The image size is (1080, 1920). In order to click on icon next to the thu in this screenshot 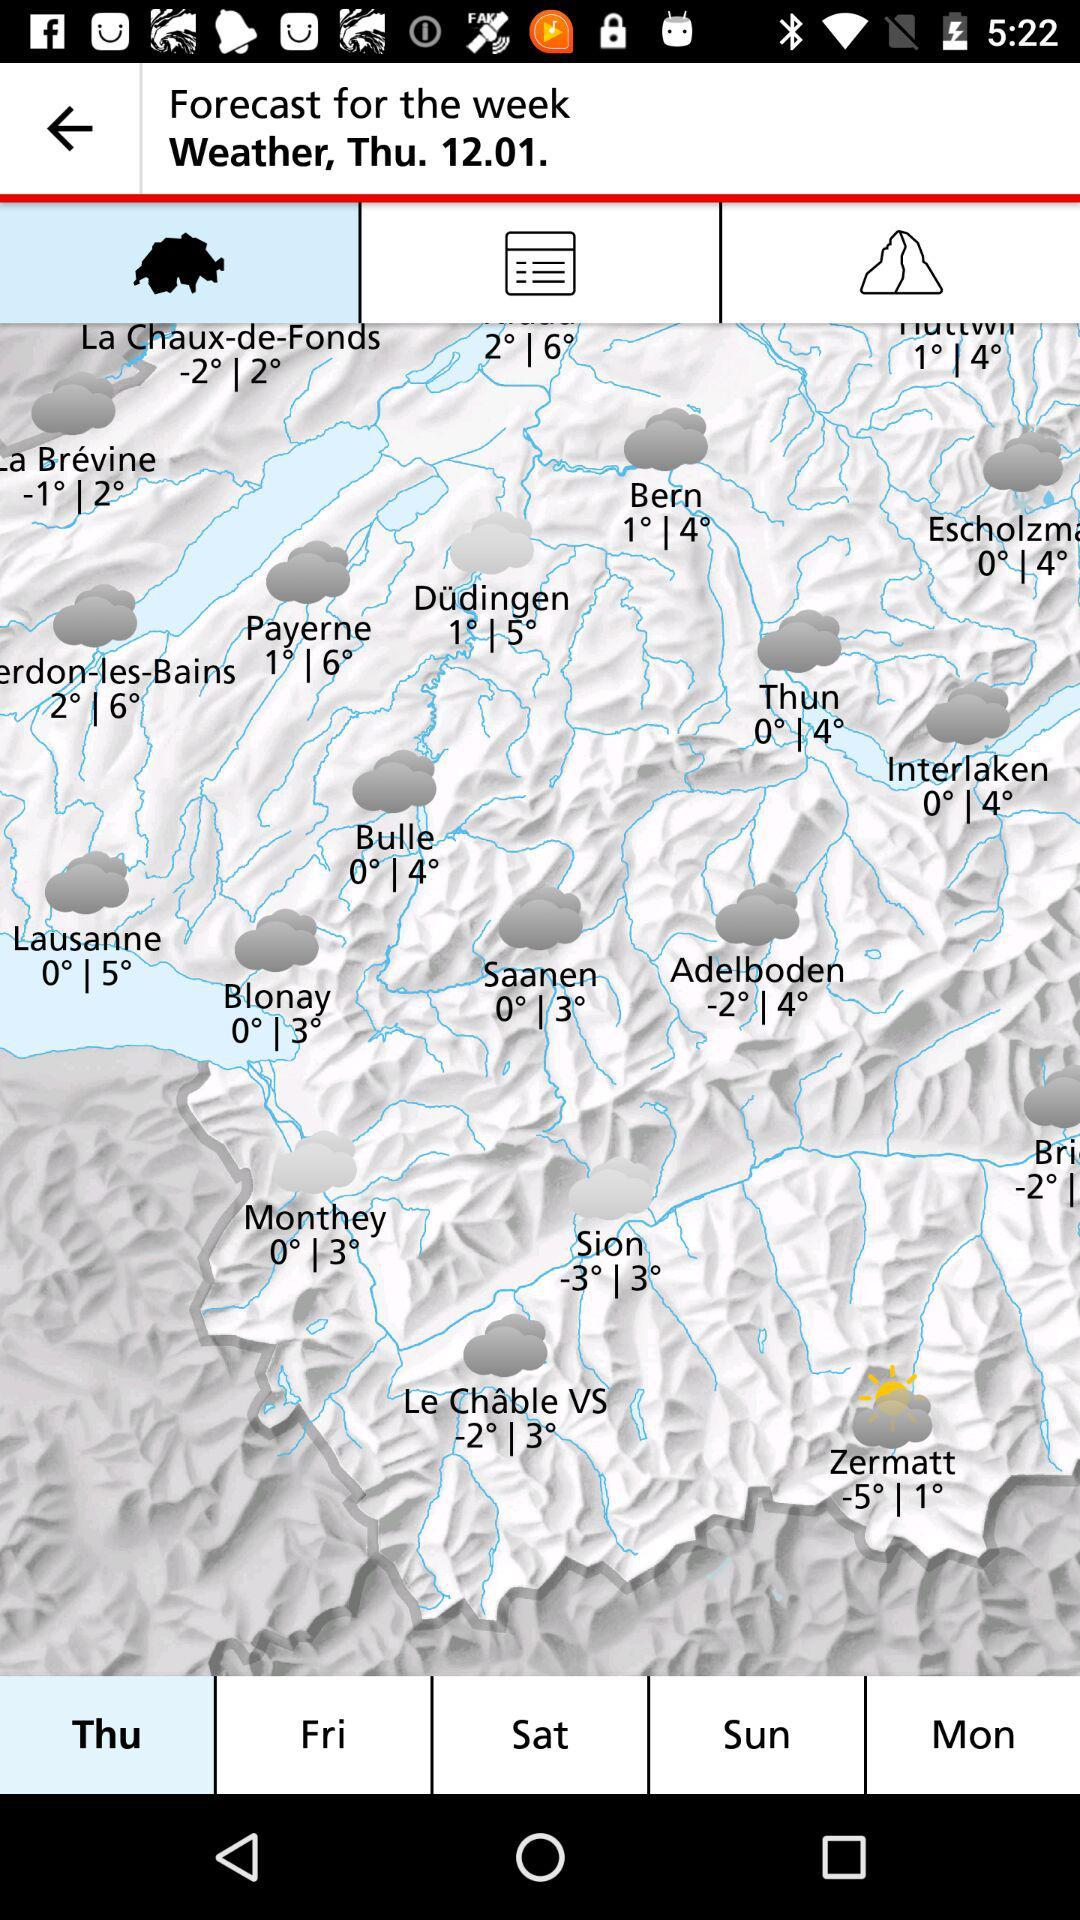, I will do `click(322, 1734)`.